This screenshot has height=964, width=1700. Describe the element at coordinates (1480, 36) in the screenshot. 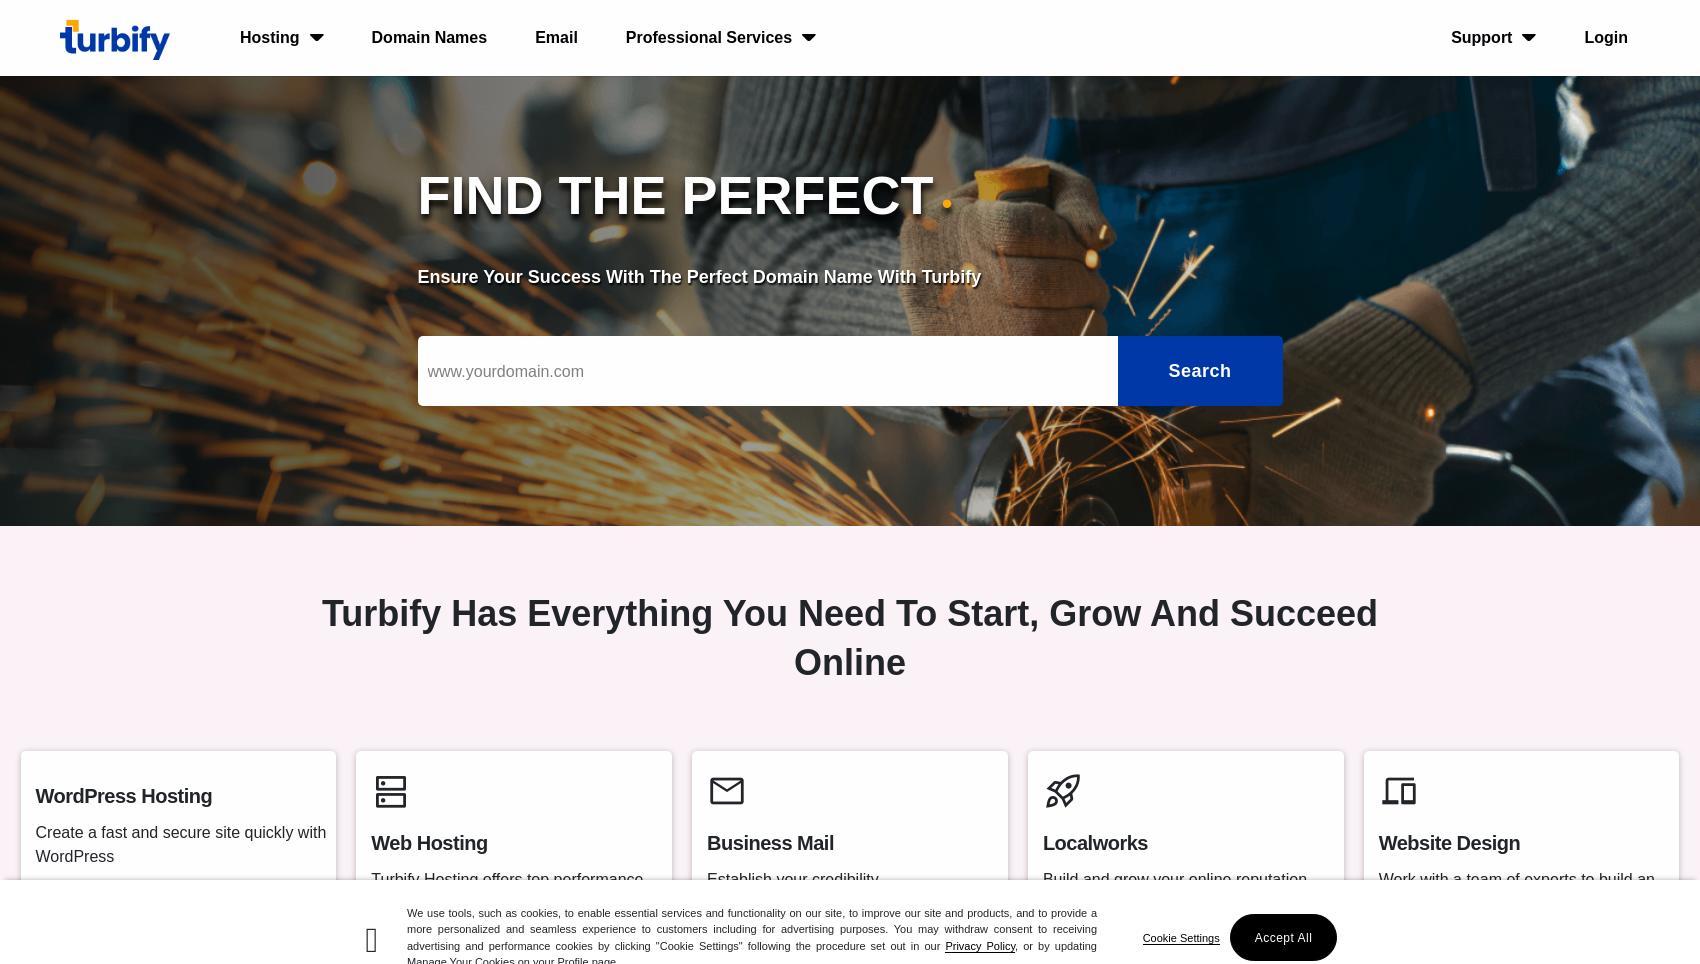

I see `'Support'` at that location.